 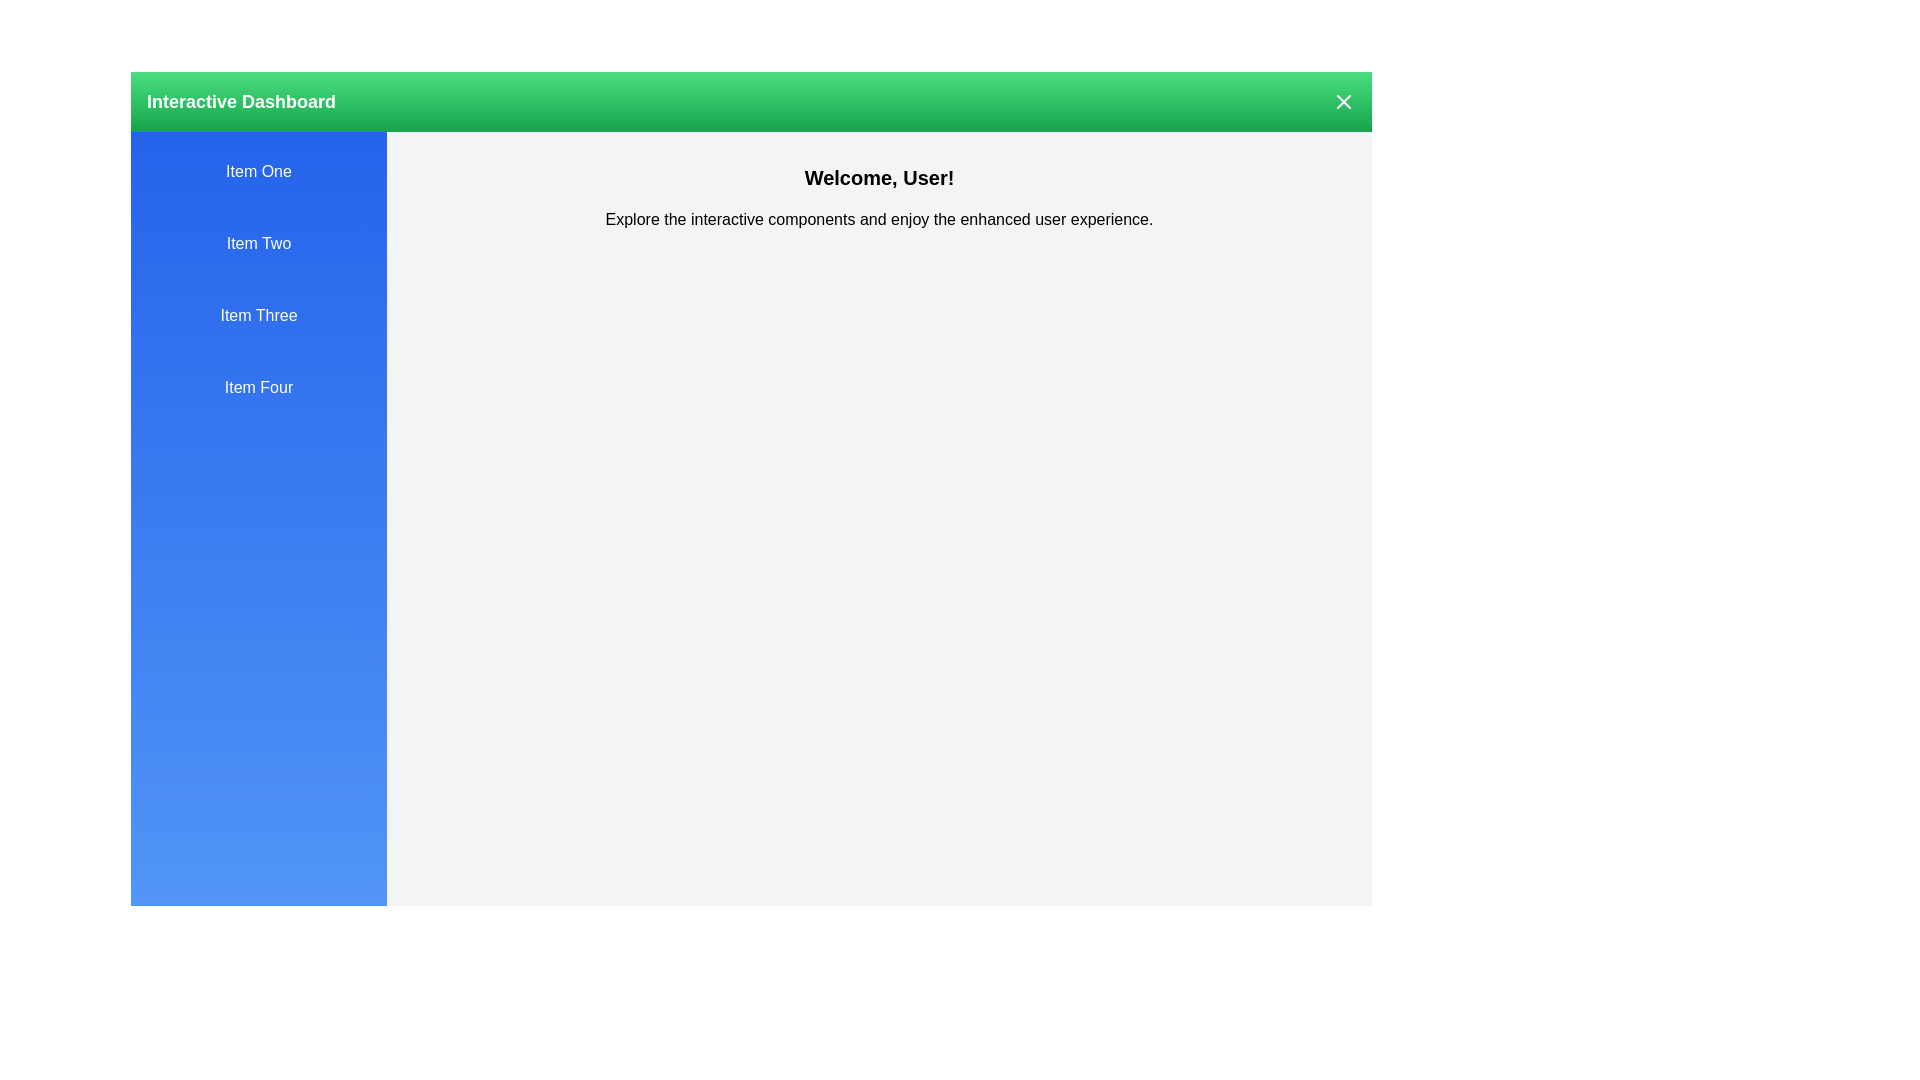 What do you see at coordinates (258, 315) in the screenshot?
I see `the drawer item Item Three to observe the hover effect` at bounding box center [258, 315].